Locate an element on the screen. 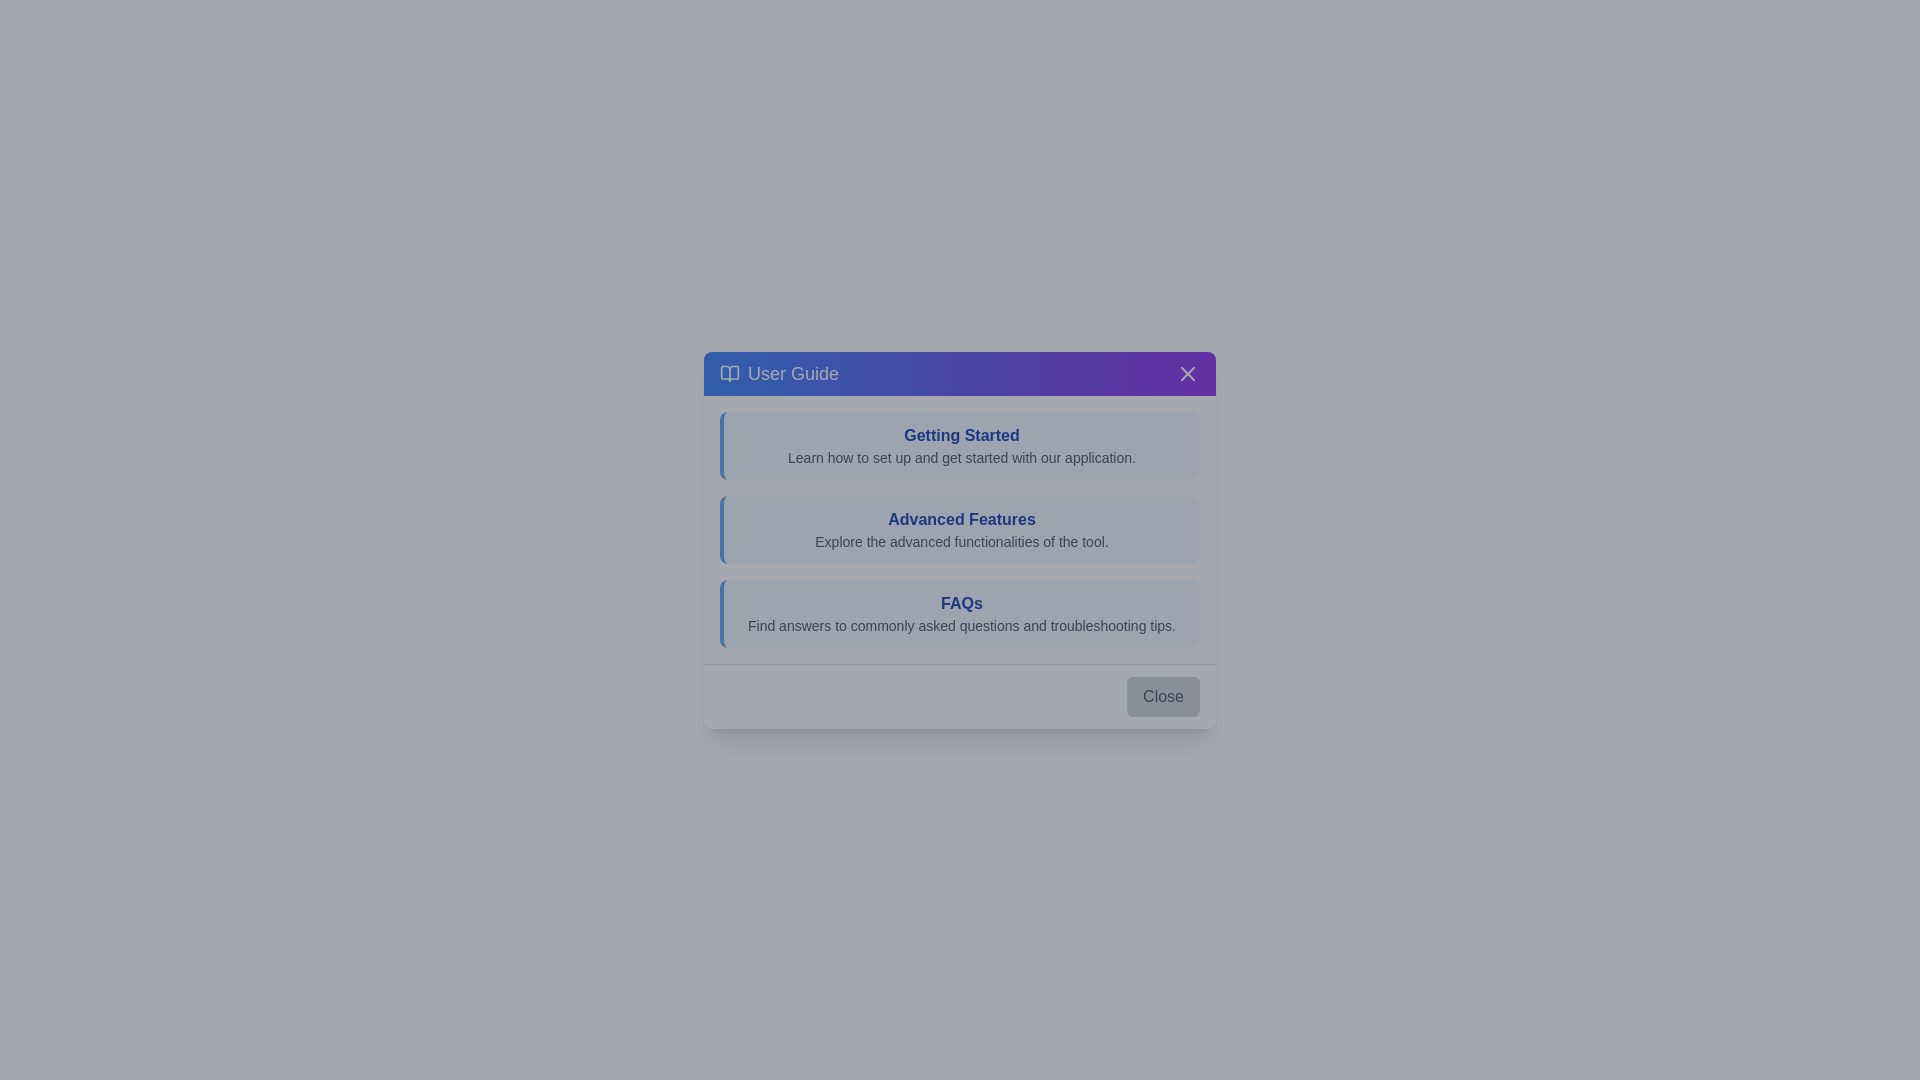 The height and width of the screenshot is (1080, 1920). the Informational Box, which is the third item in the vertically stacked options within the 'User Guide' modal, located below 'Advanced Features' and above the 'Close' button is located at coordinates (960, 612).